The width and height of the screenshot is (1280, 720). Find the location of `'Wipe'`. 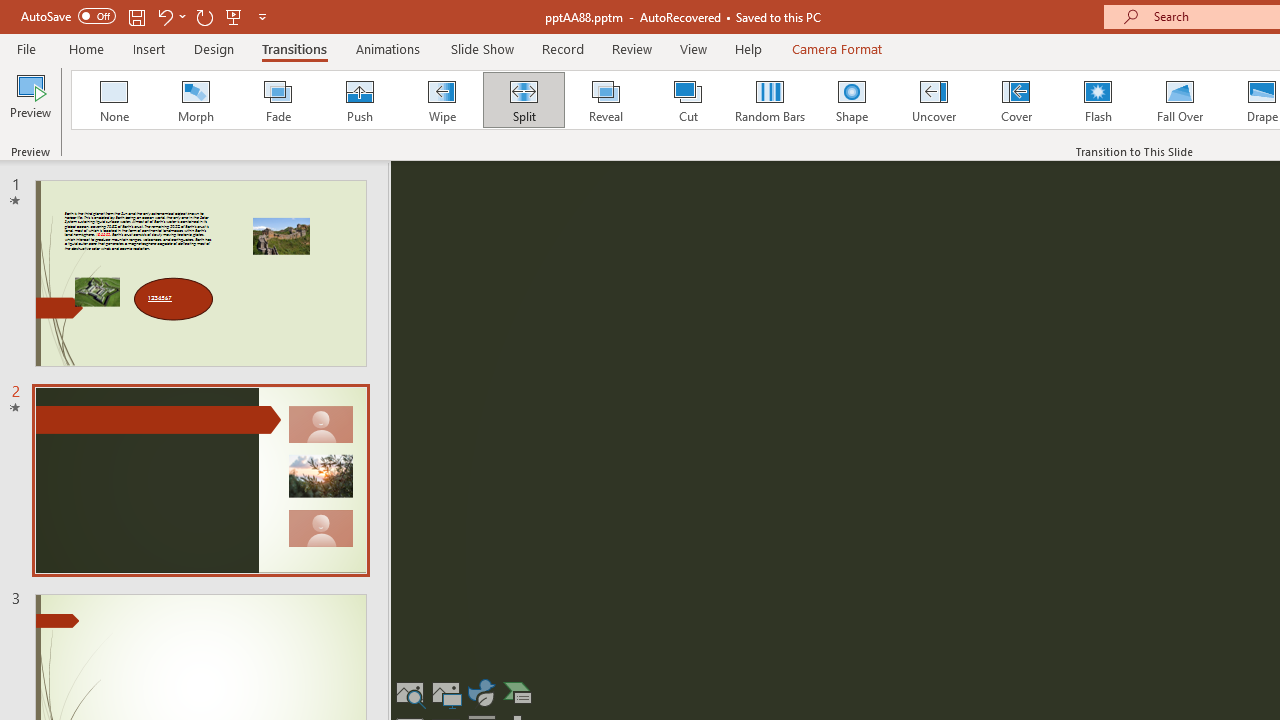

'Wipe' is located at coordinates (440, 100).